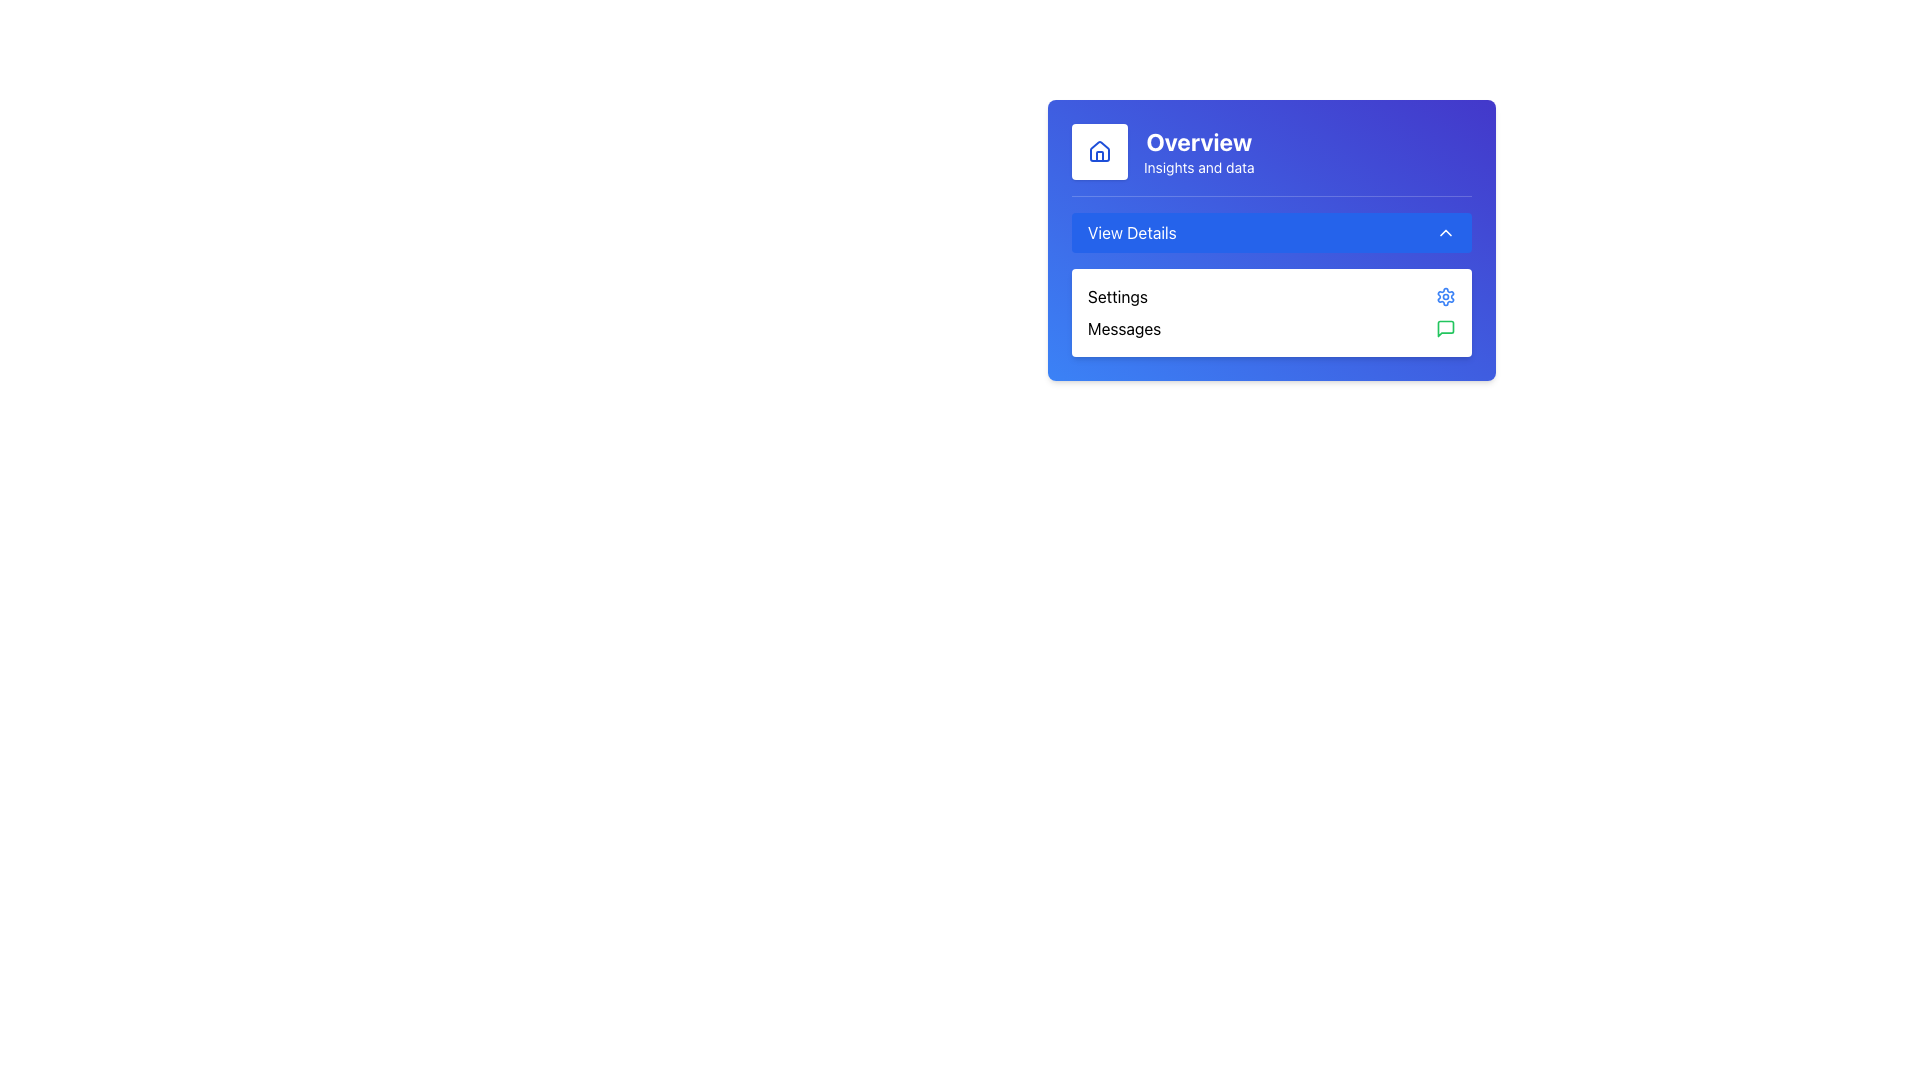 Image resolution: width=1920 pixels, height=1080 pixels. What do you see at coordinates (1445, 327) in the screenshot?
I see `the speech bubble icon with a green outline, located to the right of the 'Messages' label` at bounding box center [1445, 327].